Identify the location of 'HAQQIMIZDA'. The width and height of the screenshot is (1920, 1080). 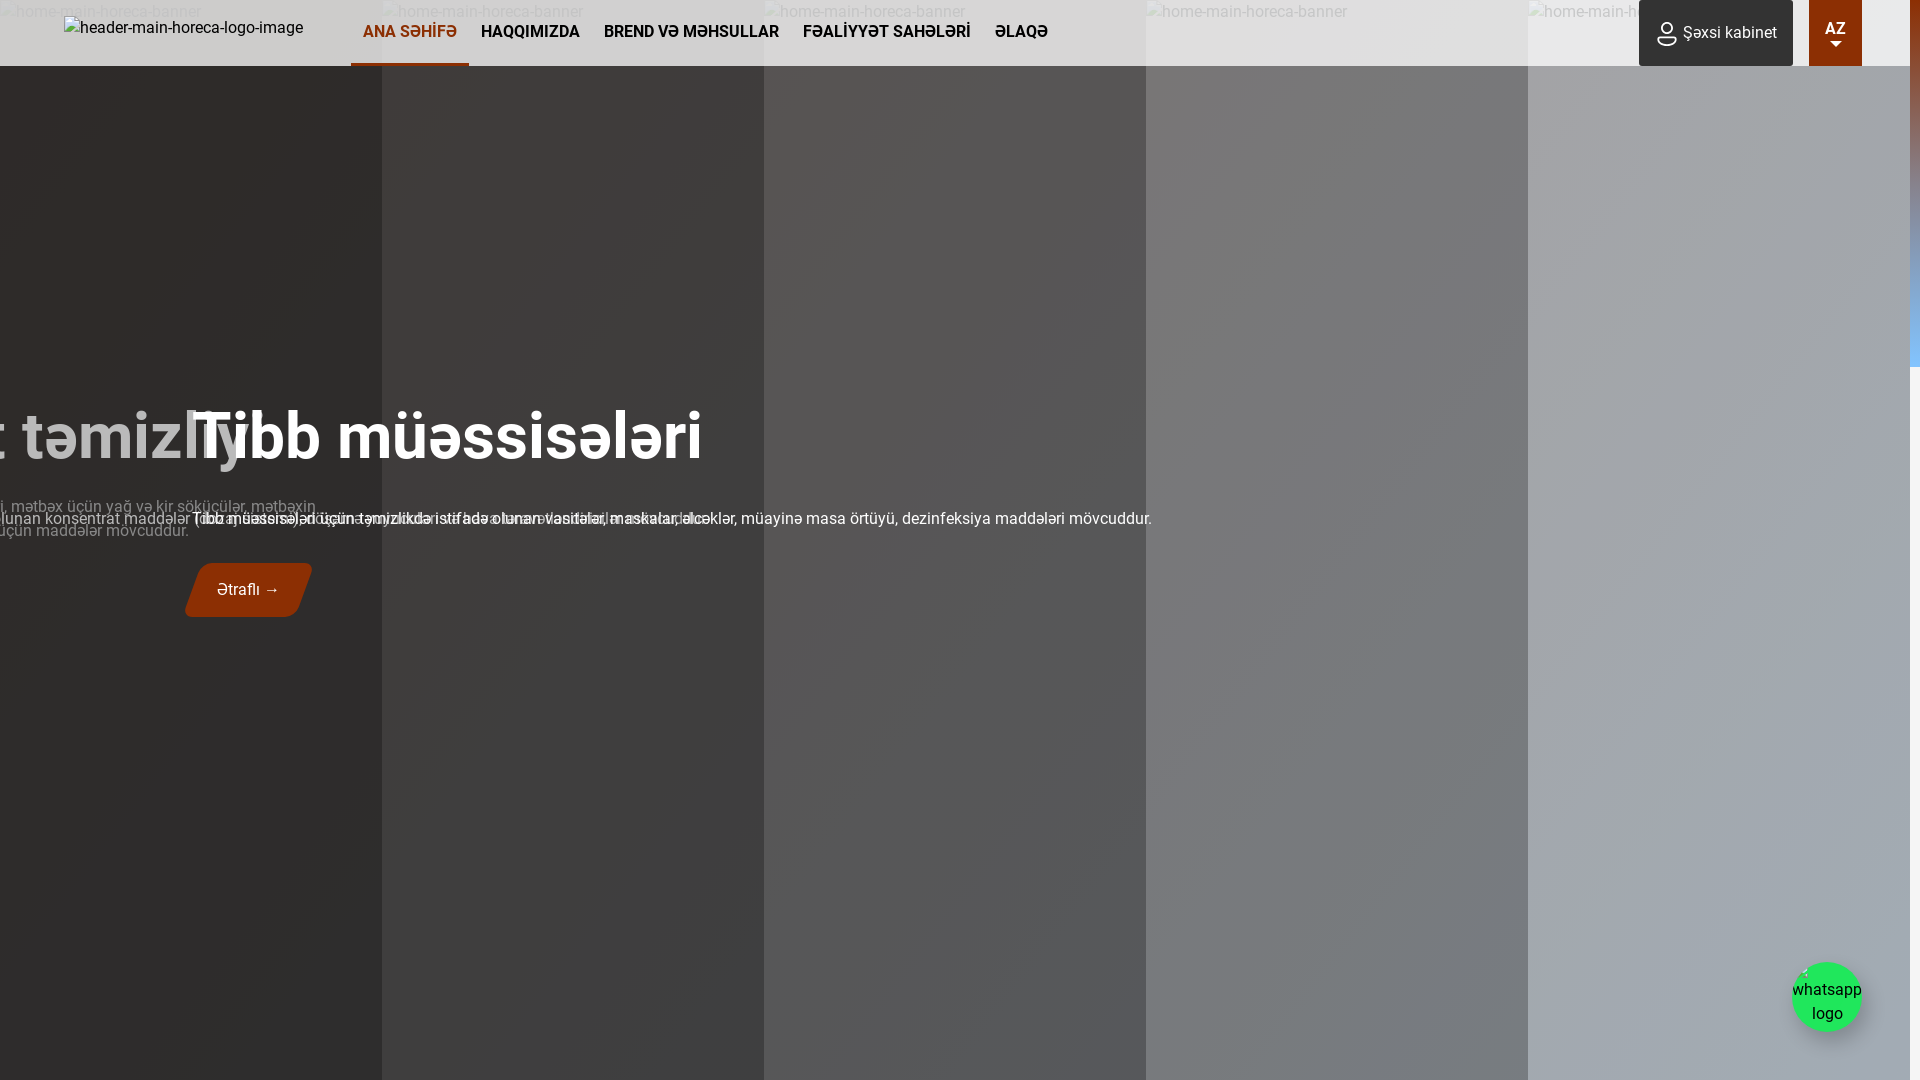
(468, 33).